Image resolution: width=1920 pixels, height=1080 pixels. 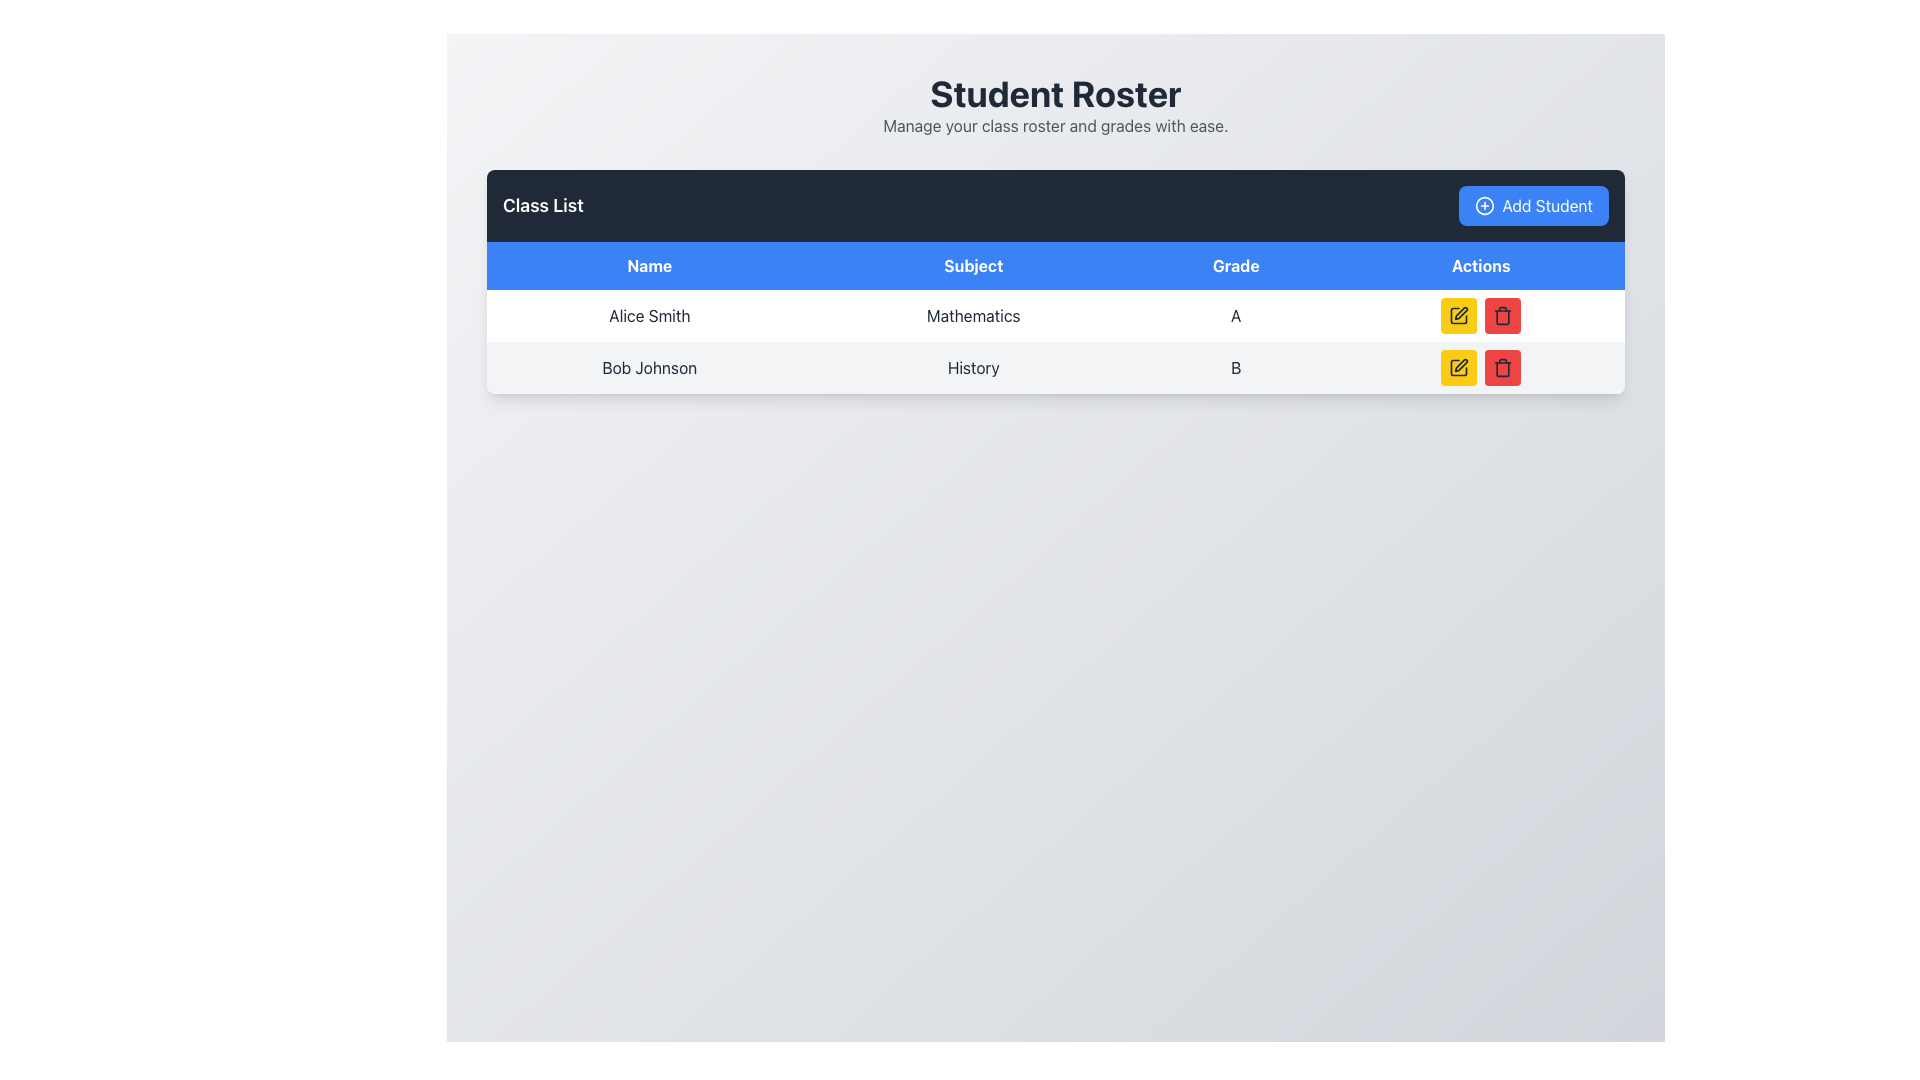 I want to click on the edit icon button located in the 'Actions' column of the table for the row corresponding to 'Alice Smith' to initiate an edit action, so click(x=1461, y=313).